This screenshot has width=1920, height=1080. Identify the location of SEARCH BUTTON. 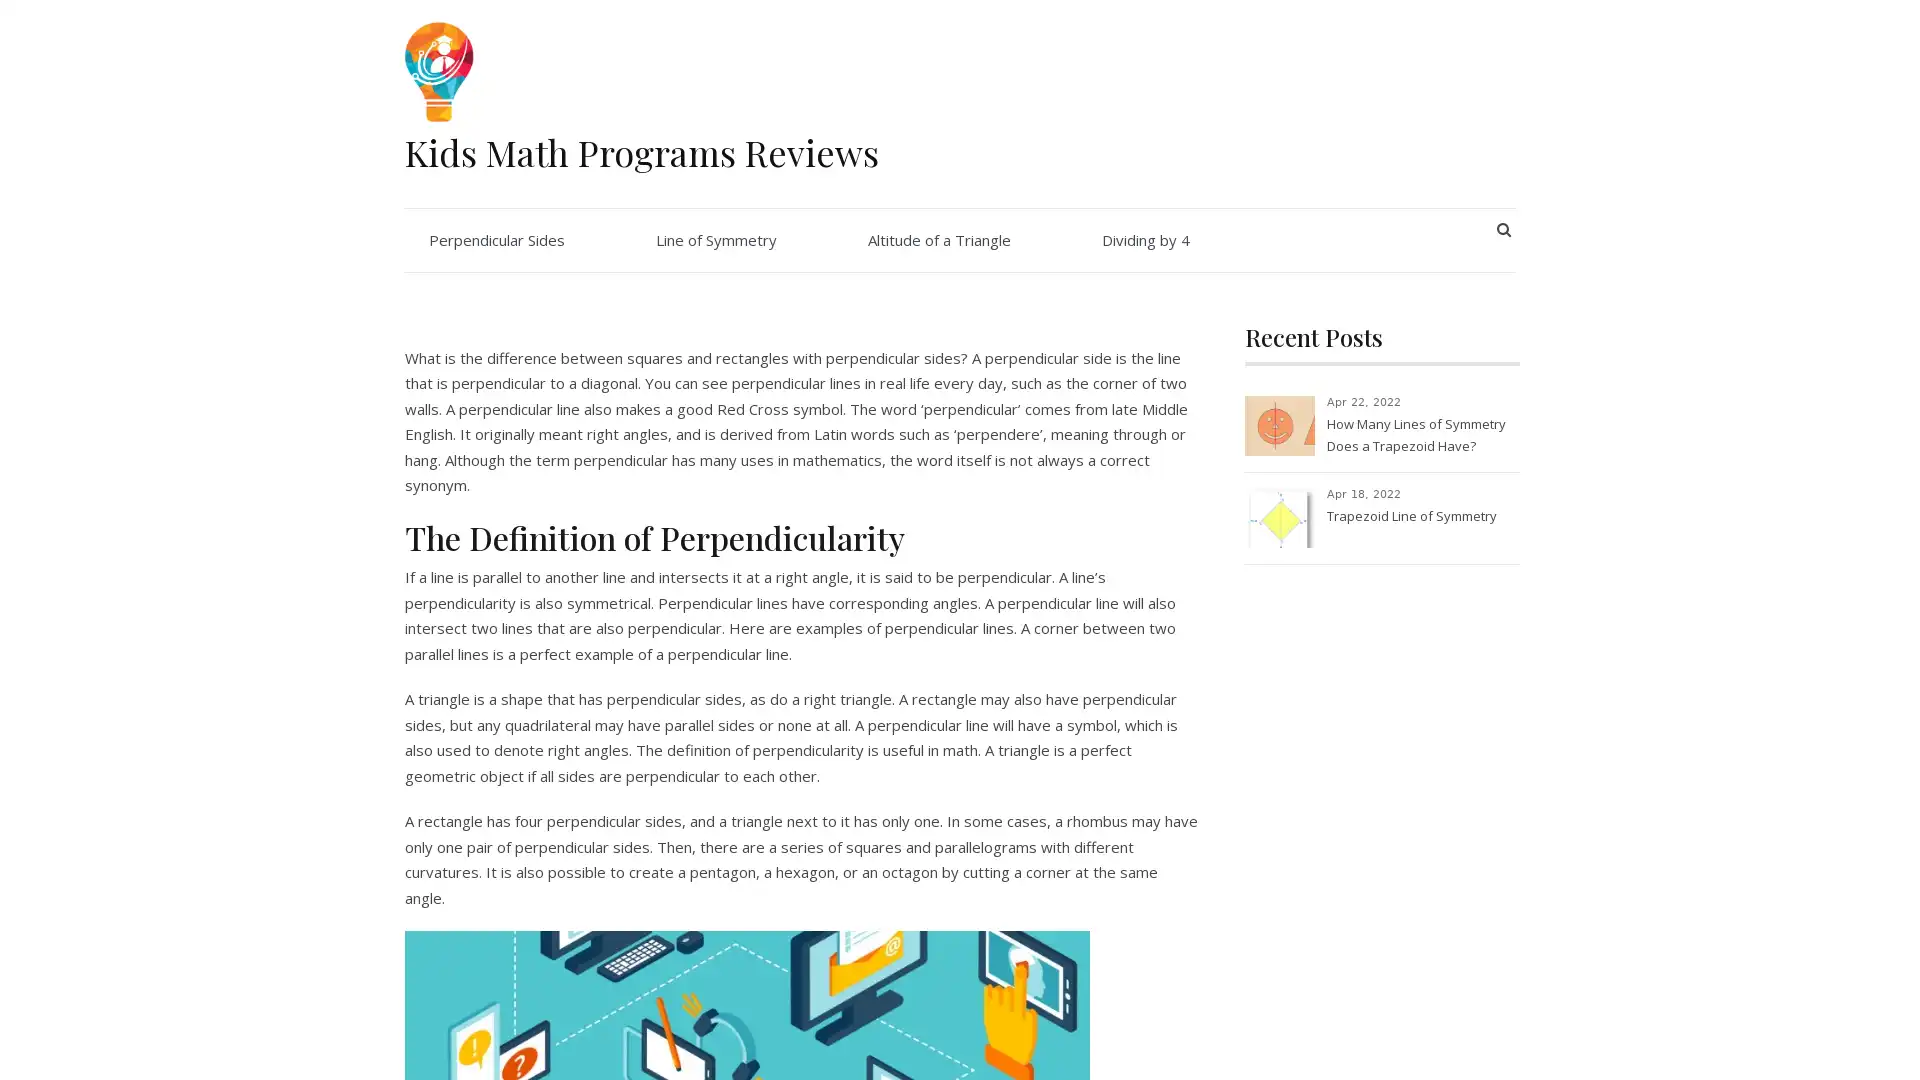
(1504, 227).